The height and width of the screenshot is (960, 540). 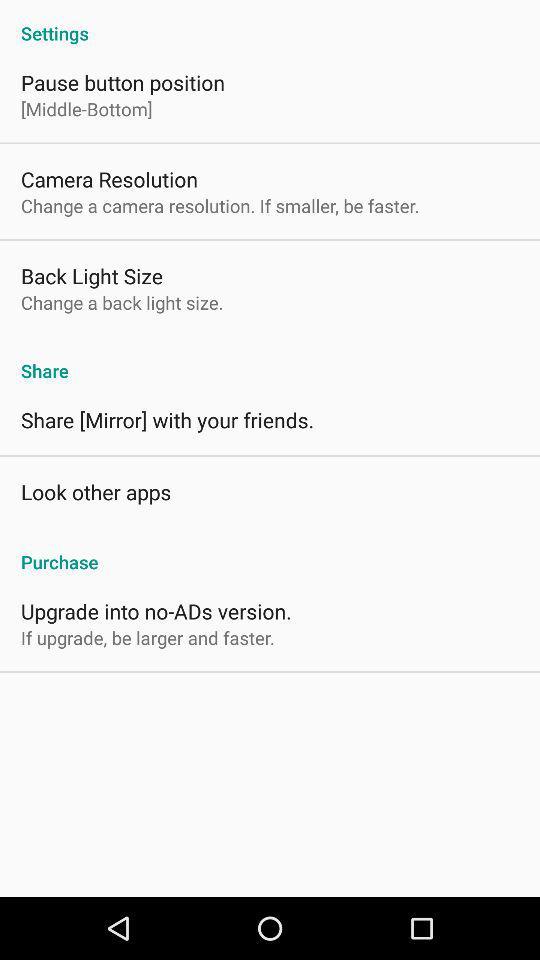 I want to click on look other apps, so click(x=95, y=490).